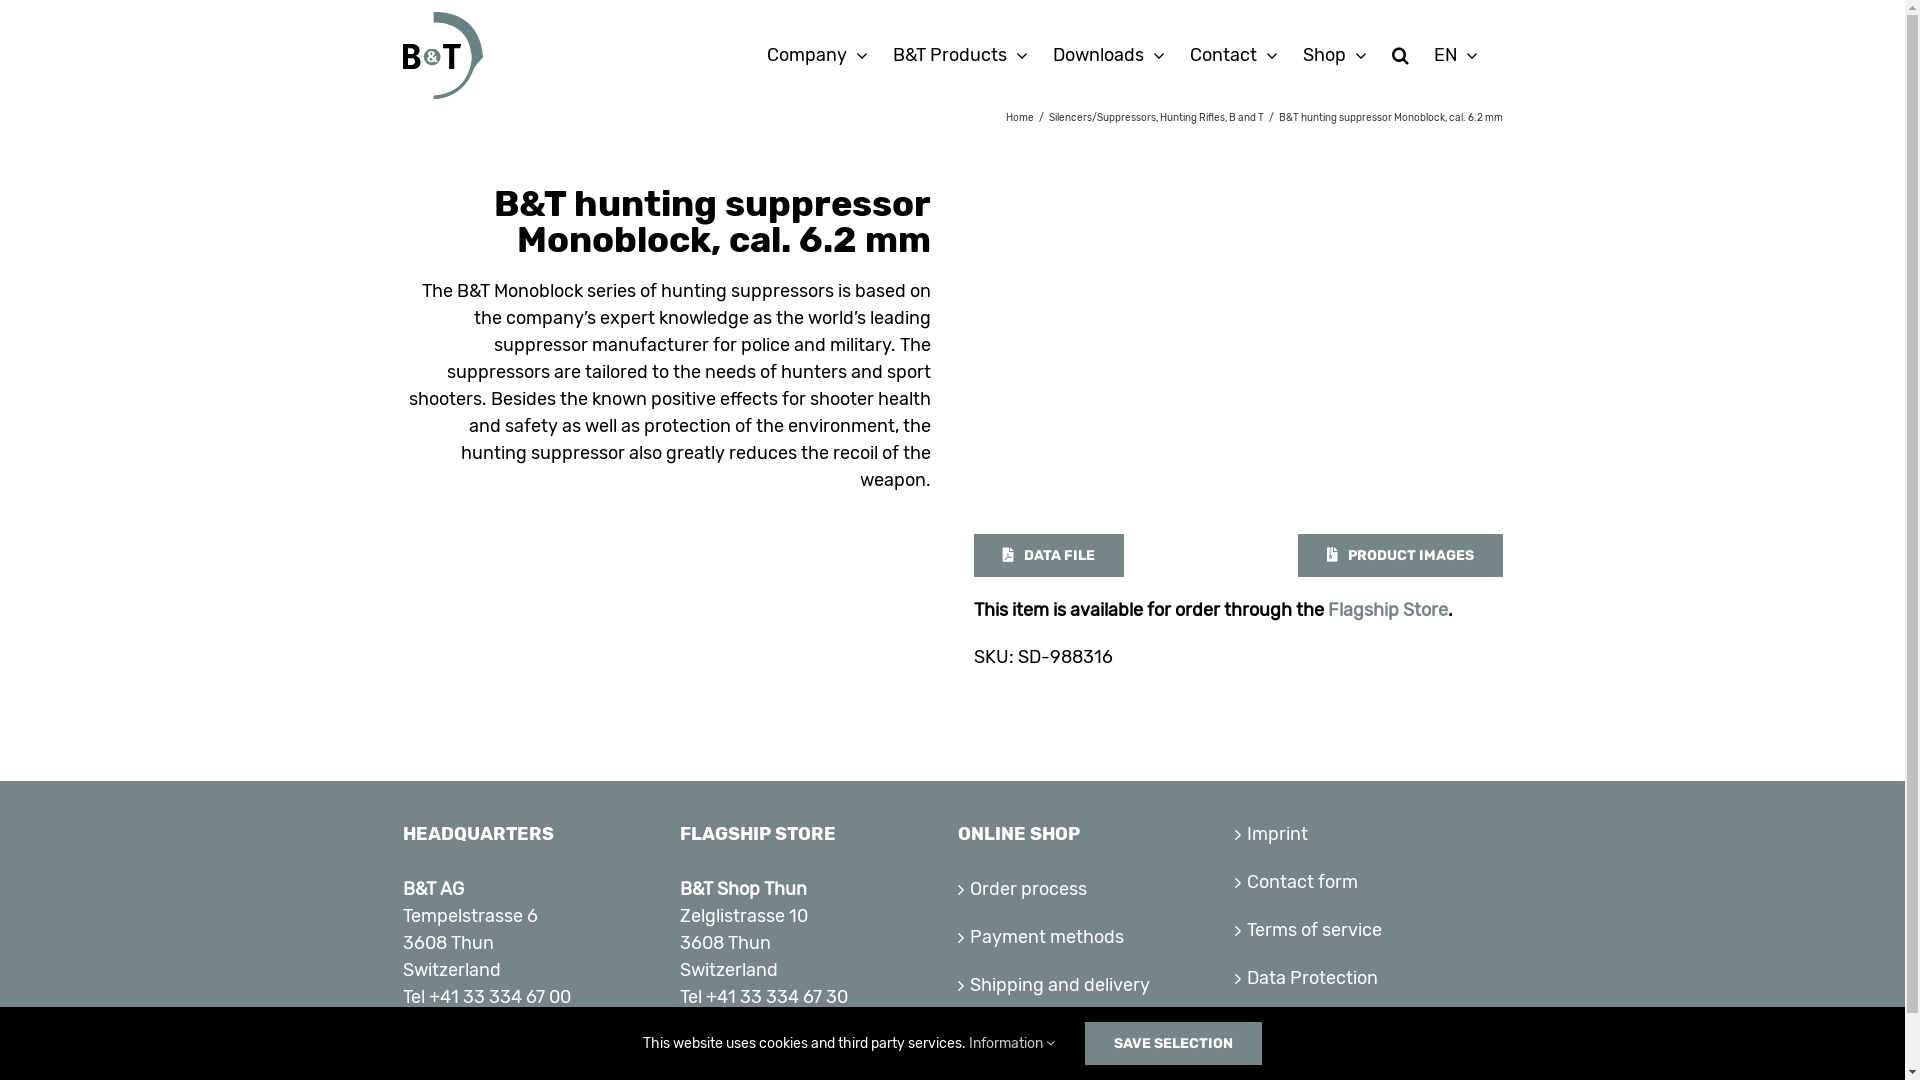  What do you see at coordinates (1455, 53) in the screenshot?
I see `'EN'` at bounding box center [1455, 53].